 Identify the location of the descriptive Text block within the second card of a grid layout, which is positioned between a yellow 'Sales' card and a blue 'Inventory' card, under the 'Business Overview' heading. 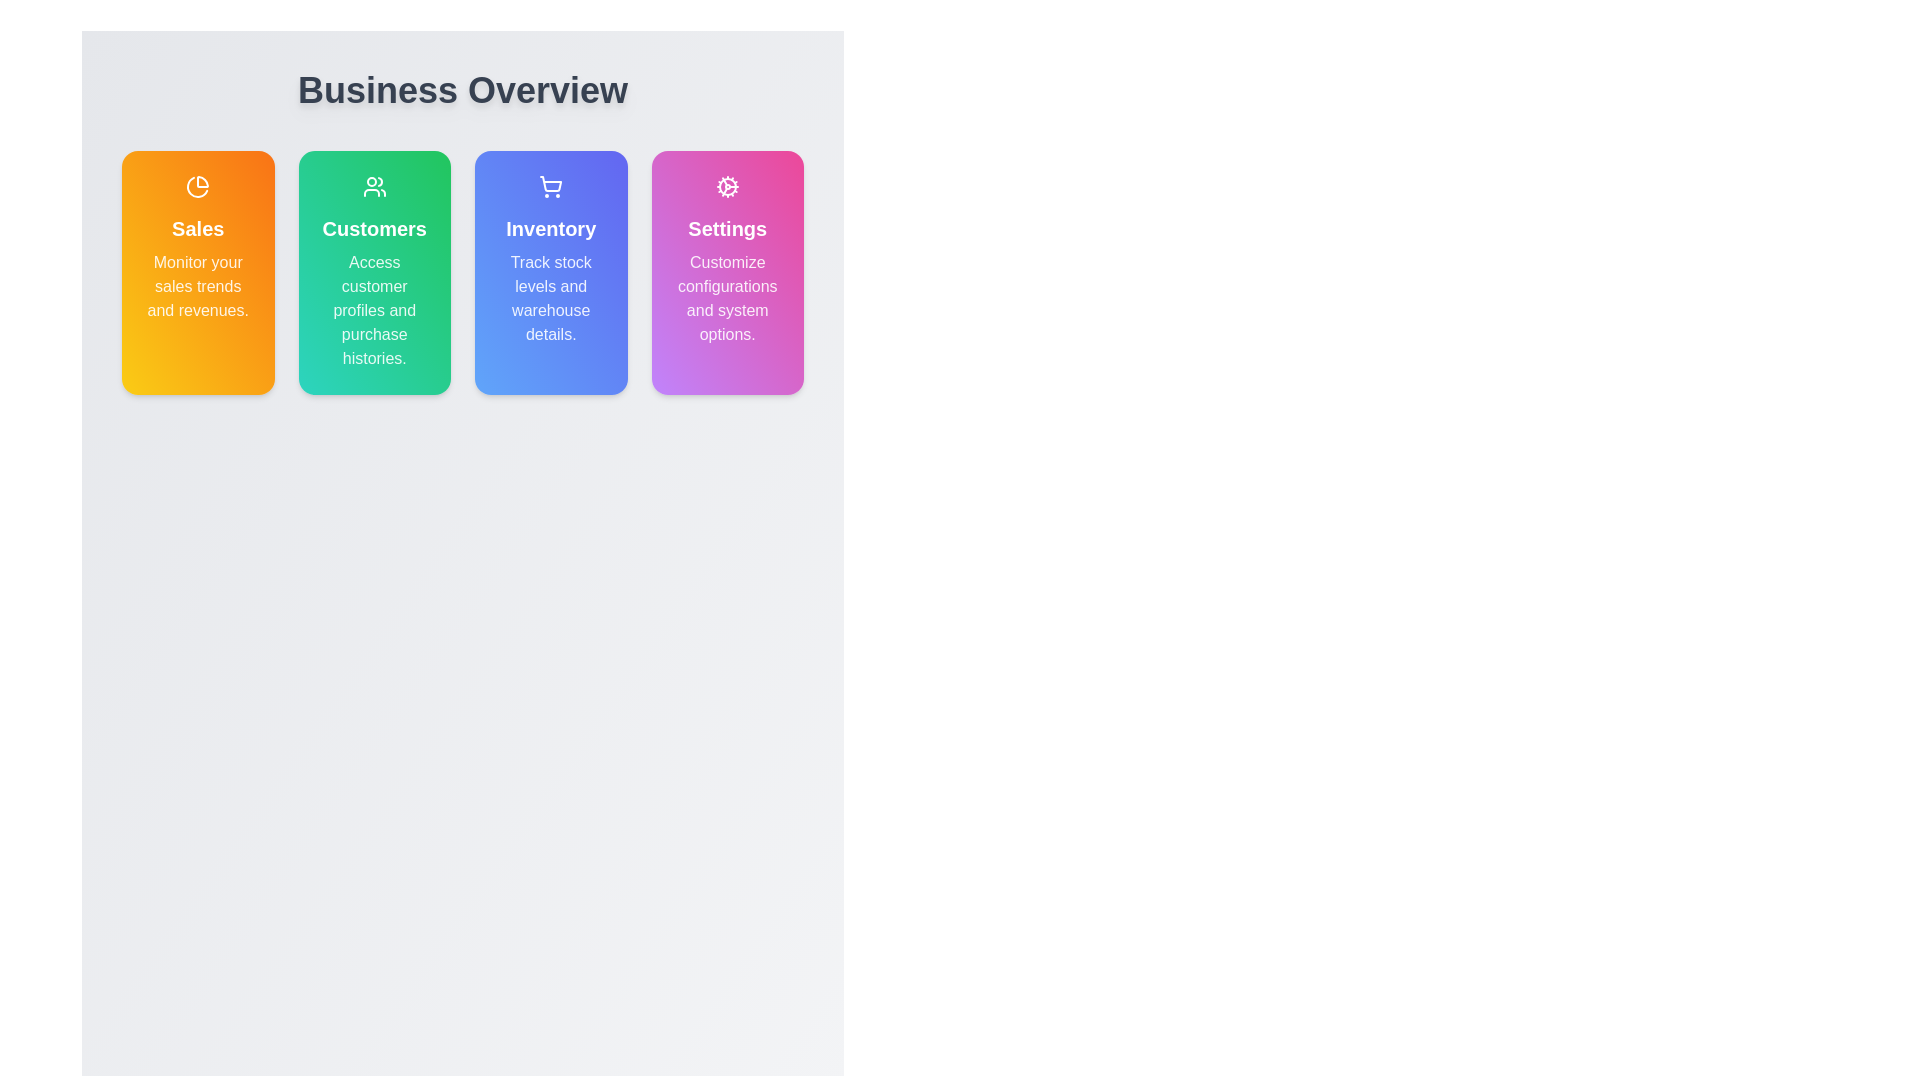
(374, 273).